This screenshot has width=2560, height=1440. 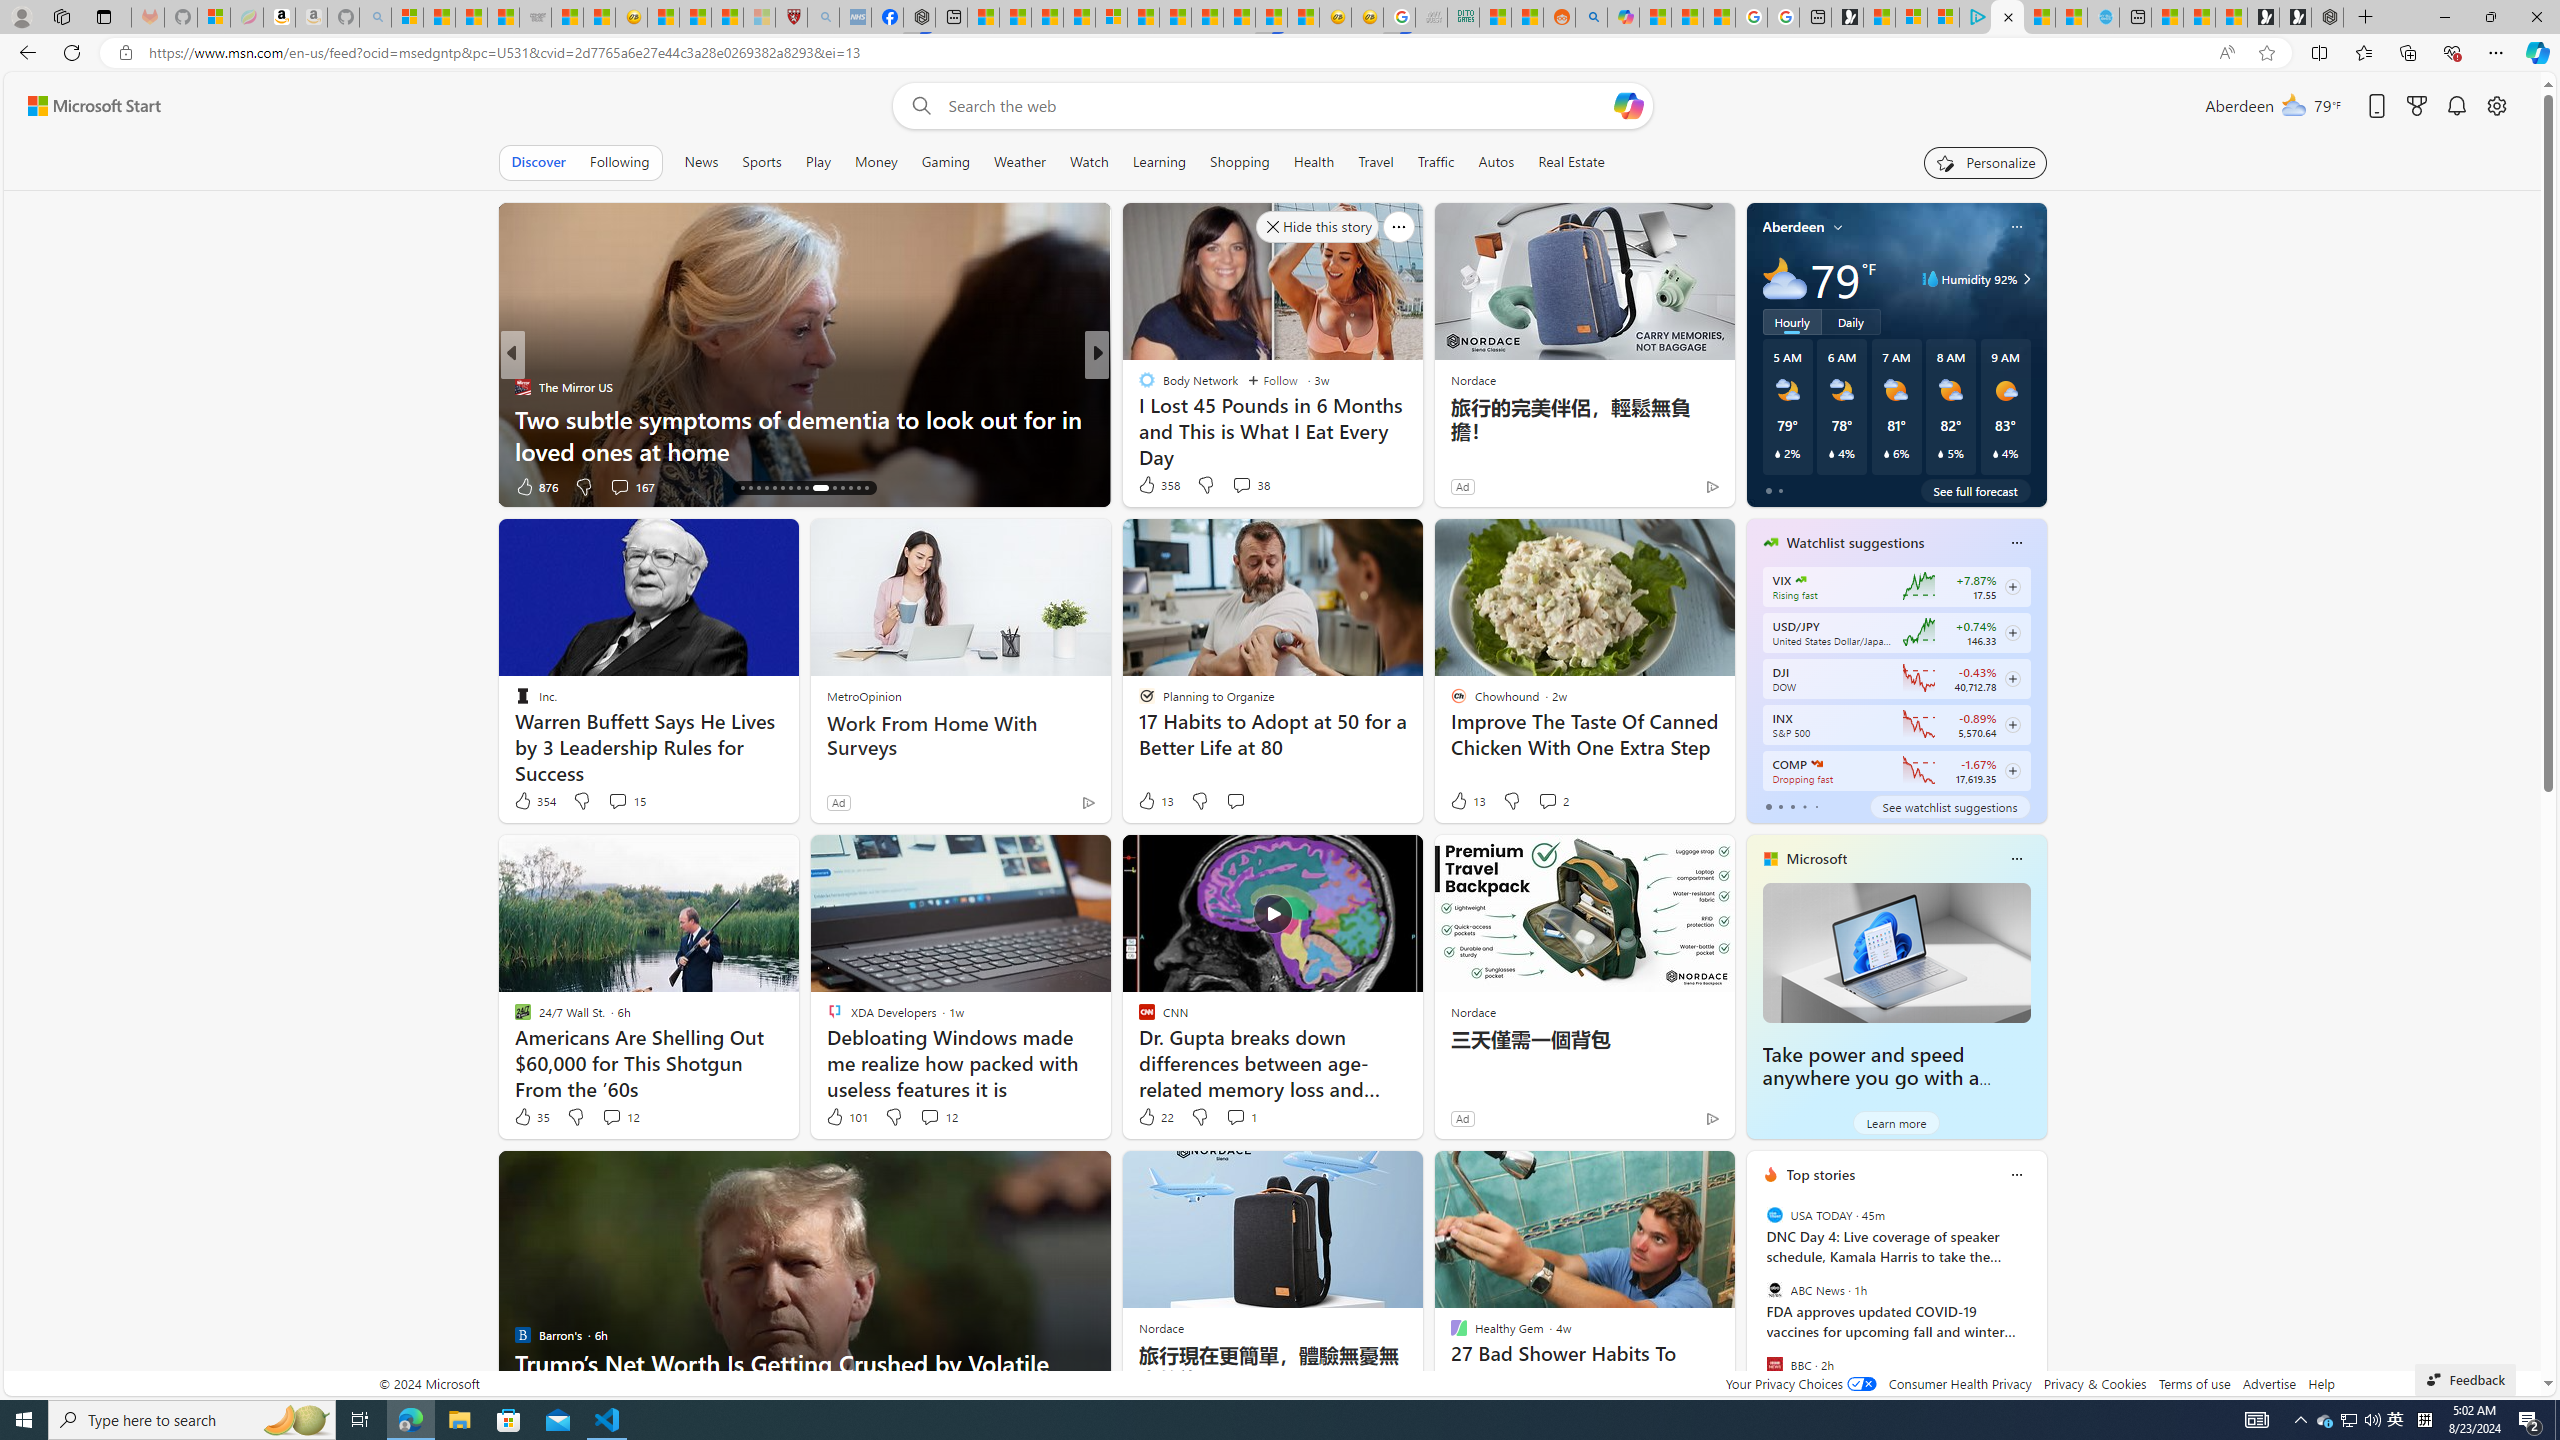 What do you see at coordinates (664, 16) in the screenshot?
I see `'Recipes - MSN'` at bounding box center [664, 16].